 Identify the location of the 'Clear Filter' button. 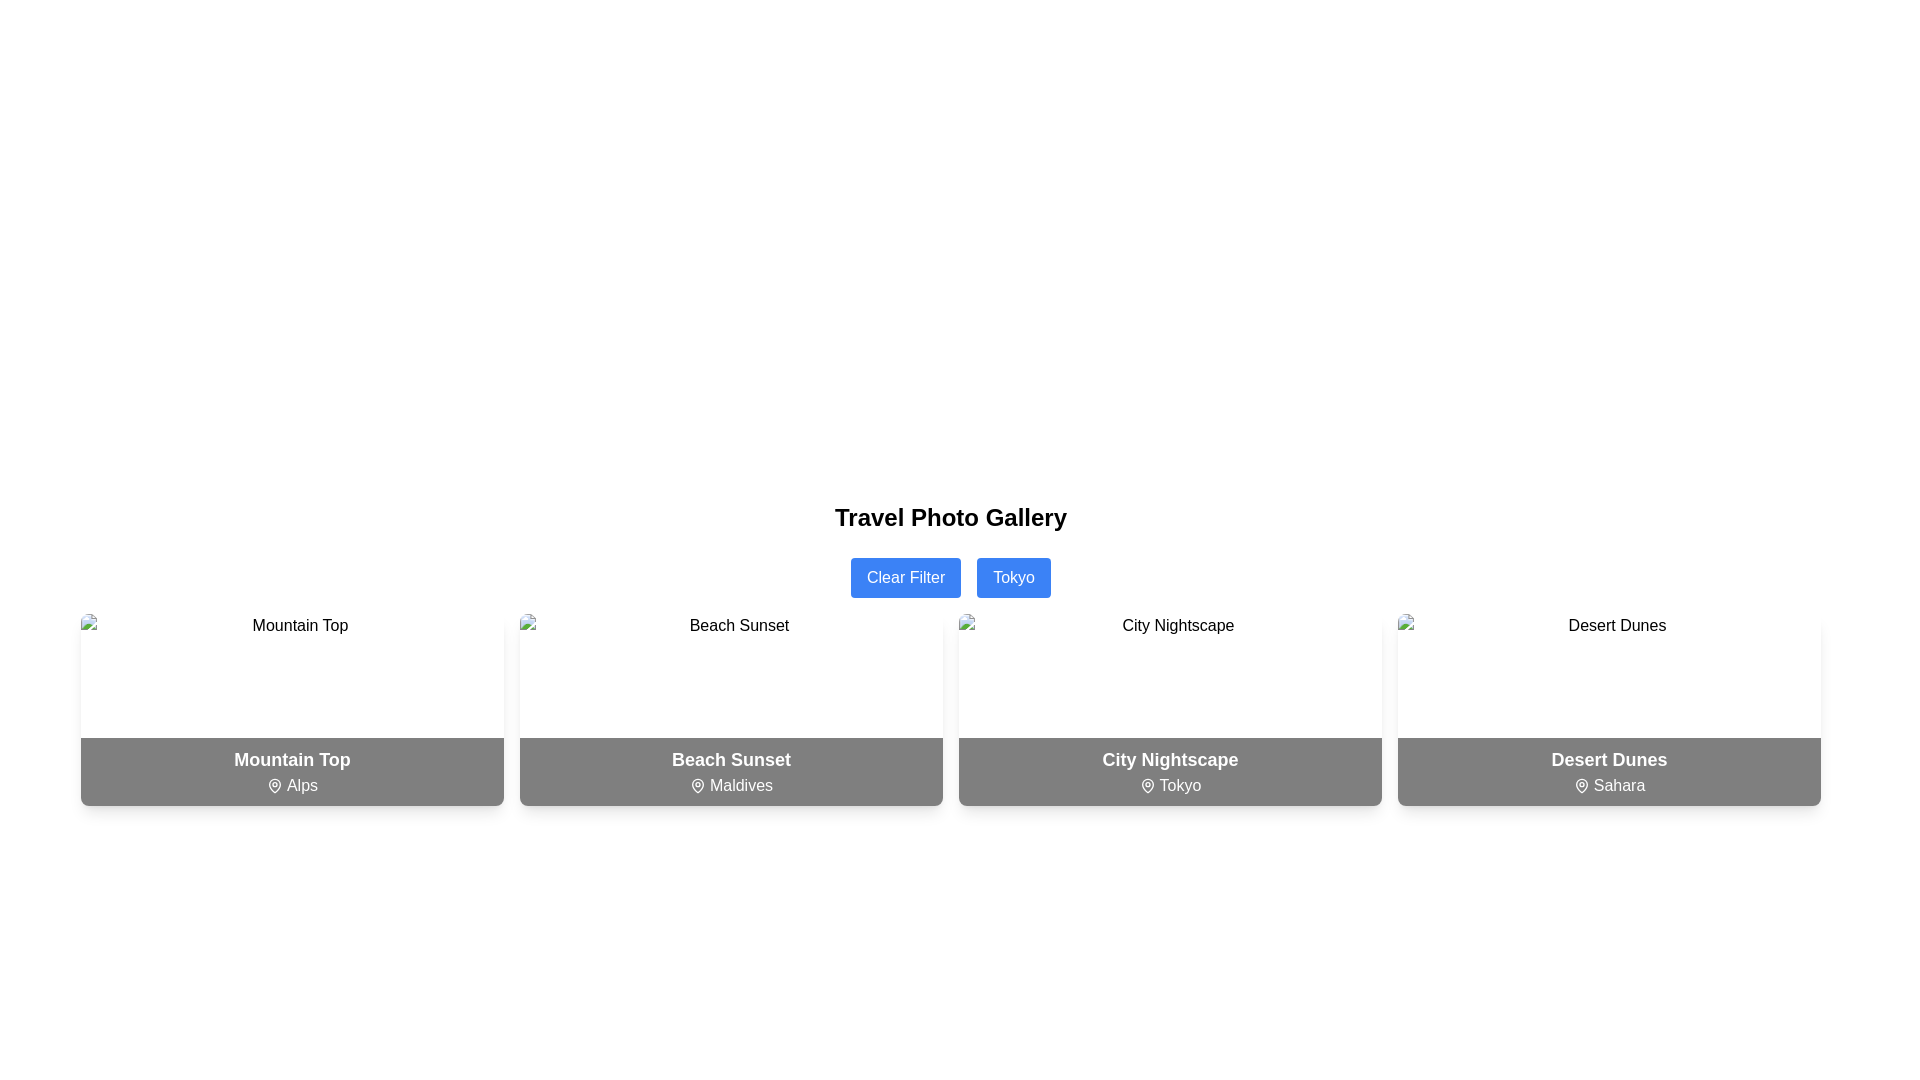
(905, 578).